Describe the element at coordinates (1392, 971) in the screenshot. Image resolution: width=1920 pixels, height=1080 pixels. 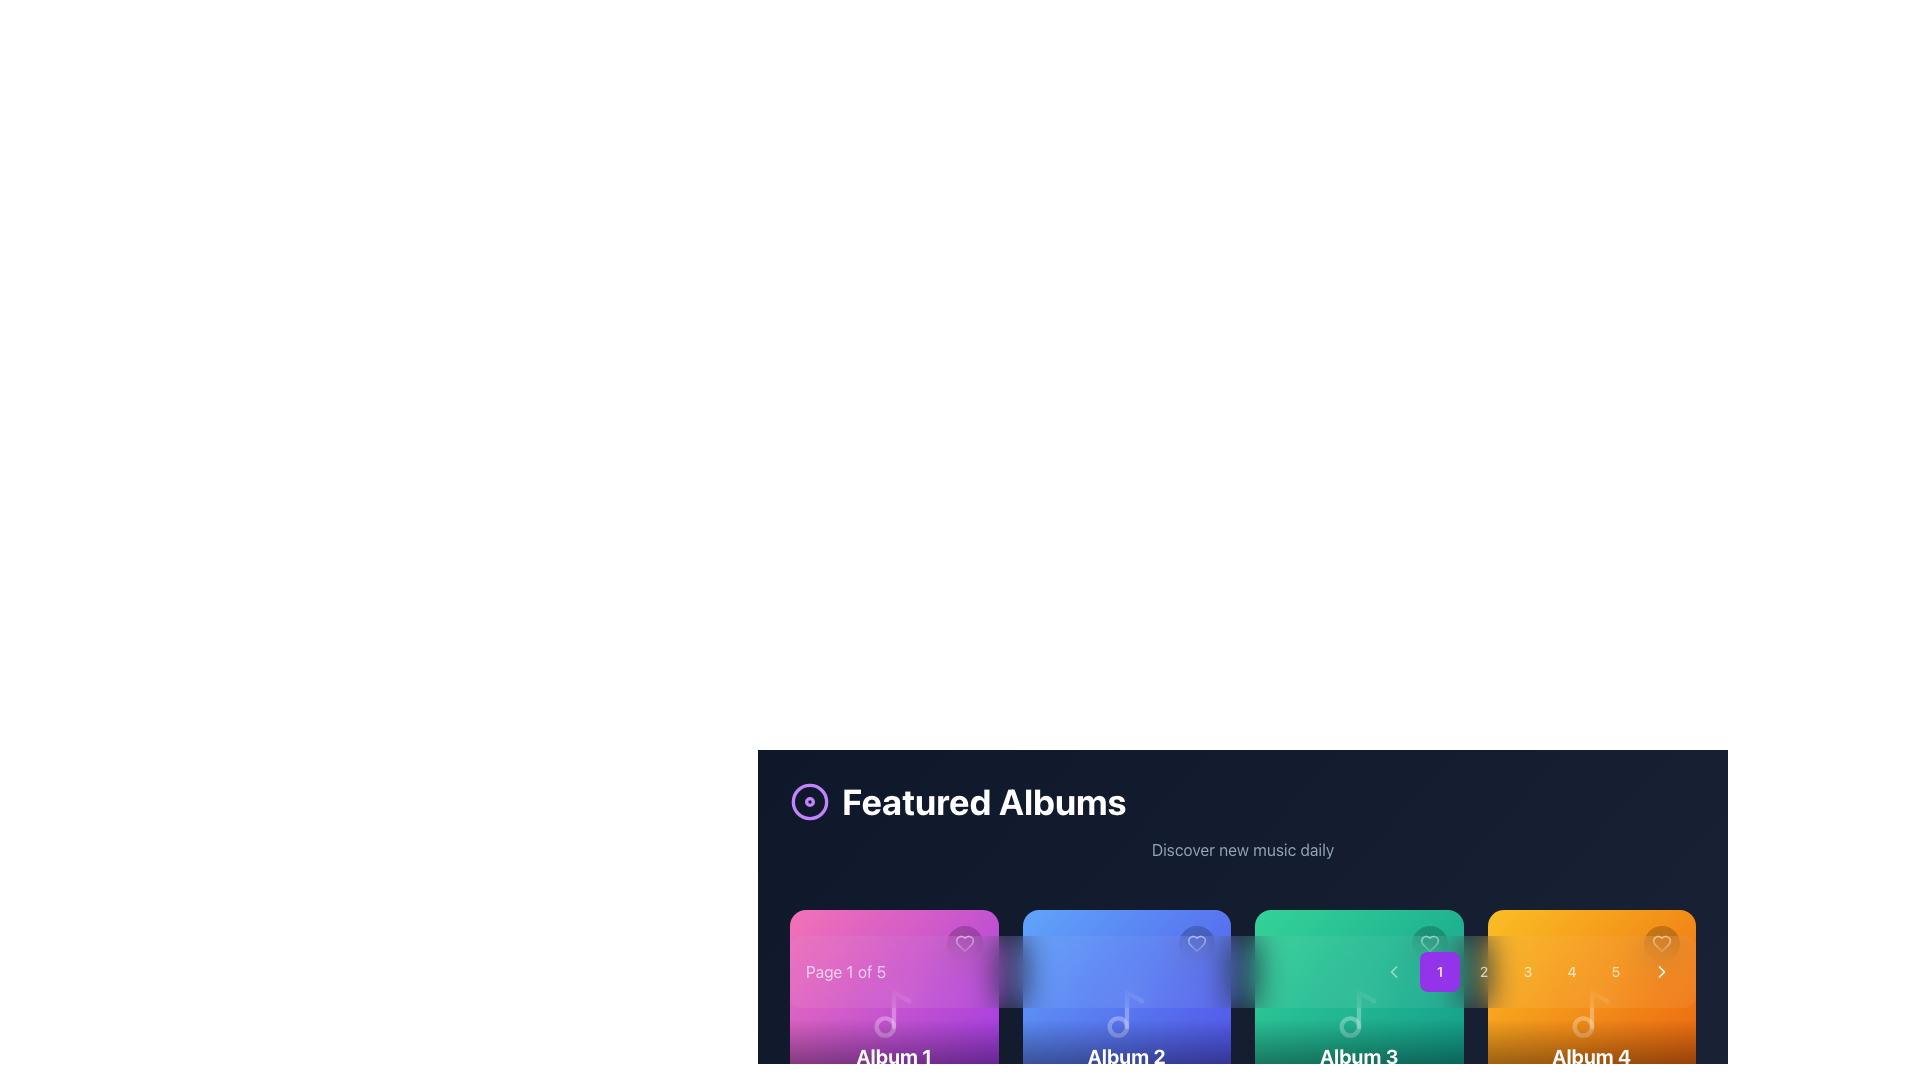
I see `the leftmost navigation button that allows users to move backwards in a series of items or pages` at that location.